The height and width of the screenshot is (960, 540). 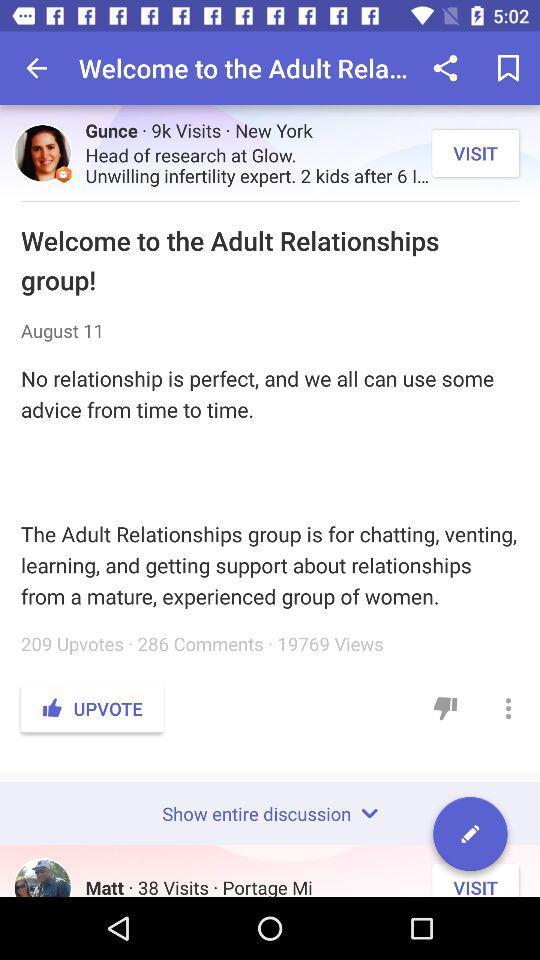 What do you see at coordinates (470, 837) in the screenshot?
I see `the edit icon` at bounding box center [470, 837].